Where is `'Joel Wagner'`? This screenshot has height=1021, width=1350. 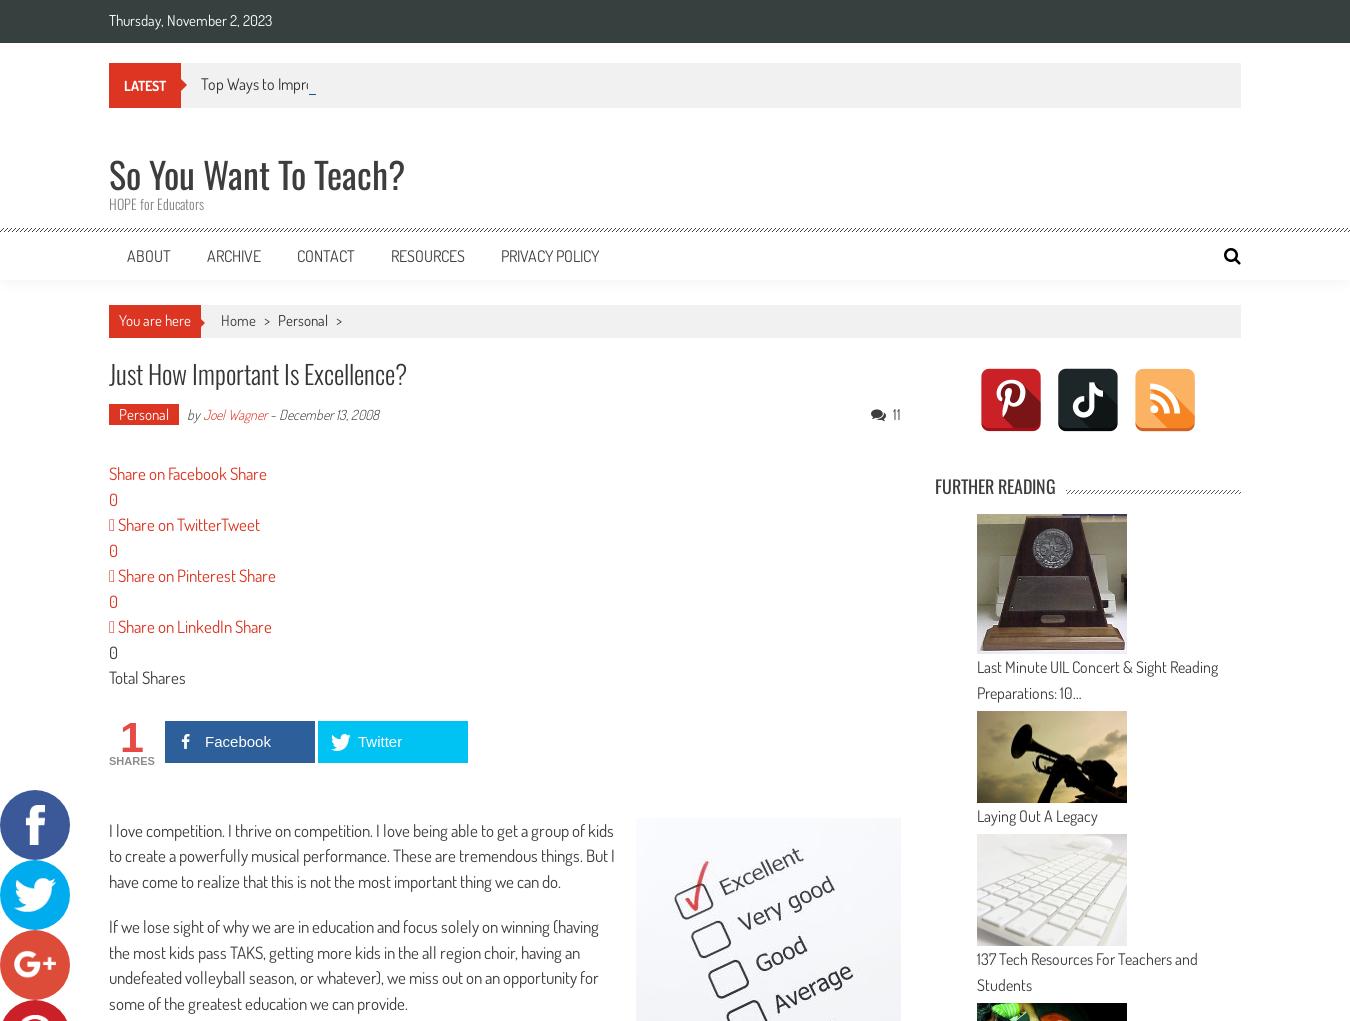 'Joel Wagner' is located at coordinates (234, 412).